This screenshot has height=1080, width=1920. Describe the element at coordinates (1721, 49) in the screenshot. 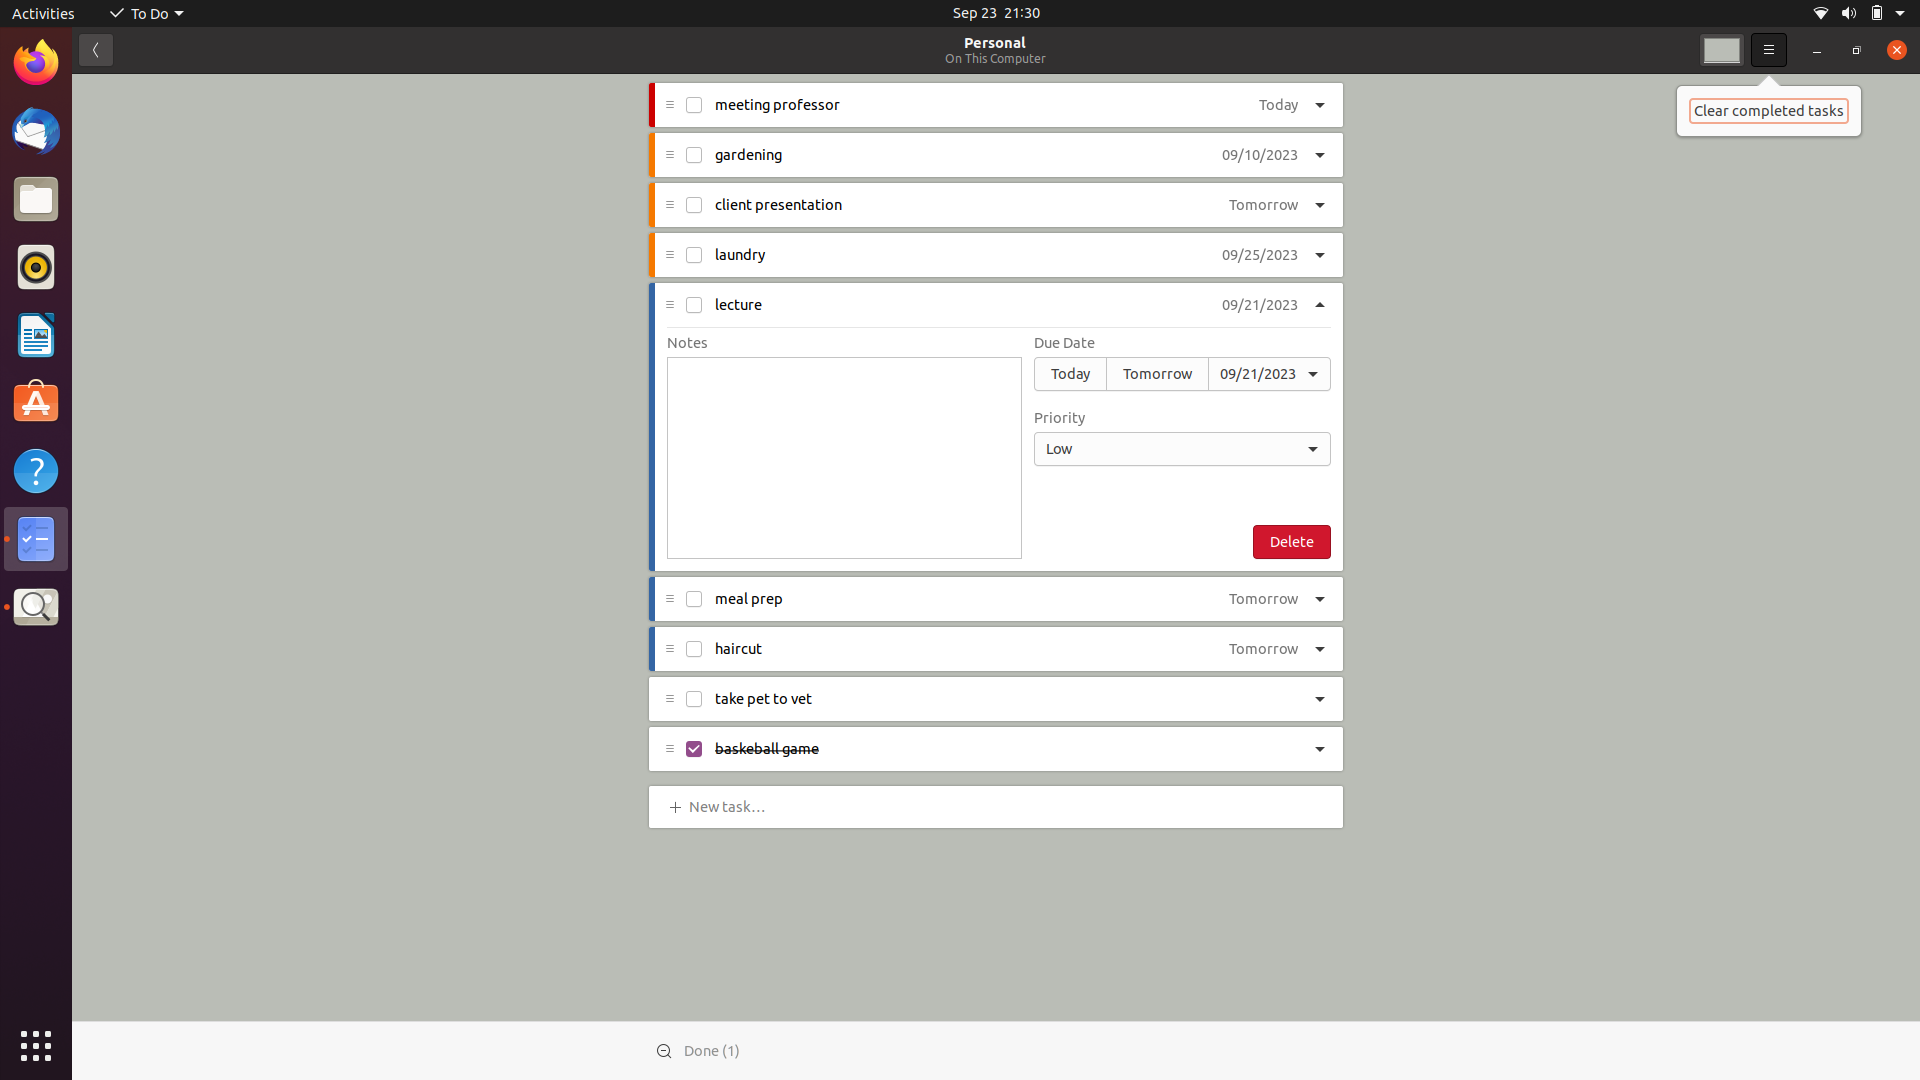

I see `Change background color to second first option in dropdown` at that location.